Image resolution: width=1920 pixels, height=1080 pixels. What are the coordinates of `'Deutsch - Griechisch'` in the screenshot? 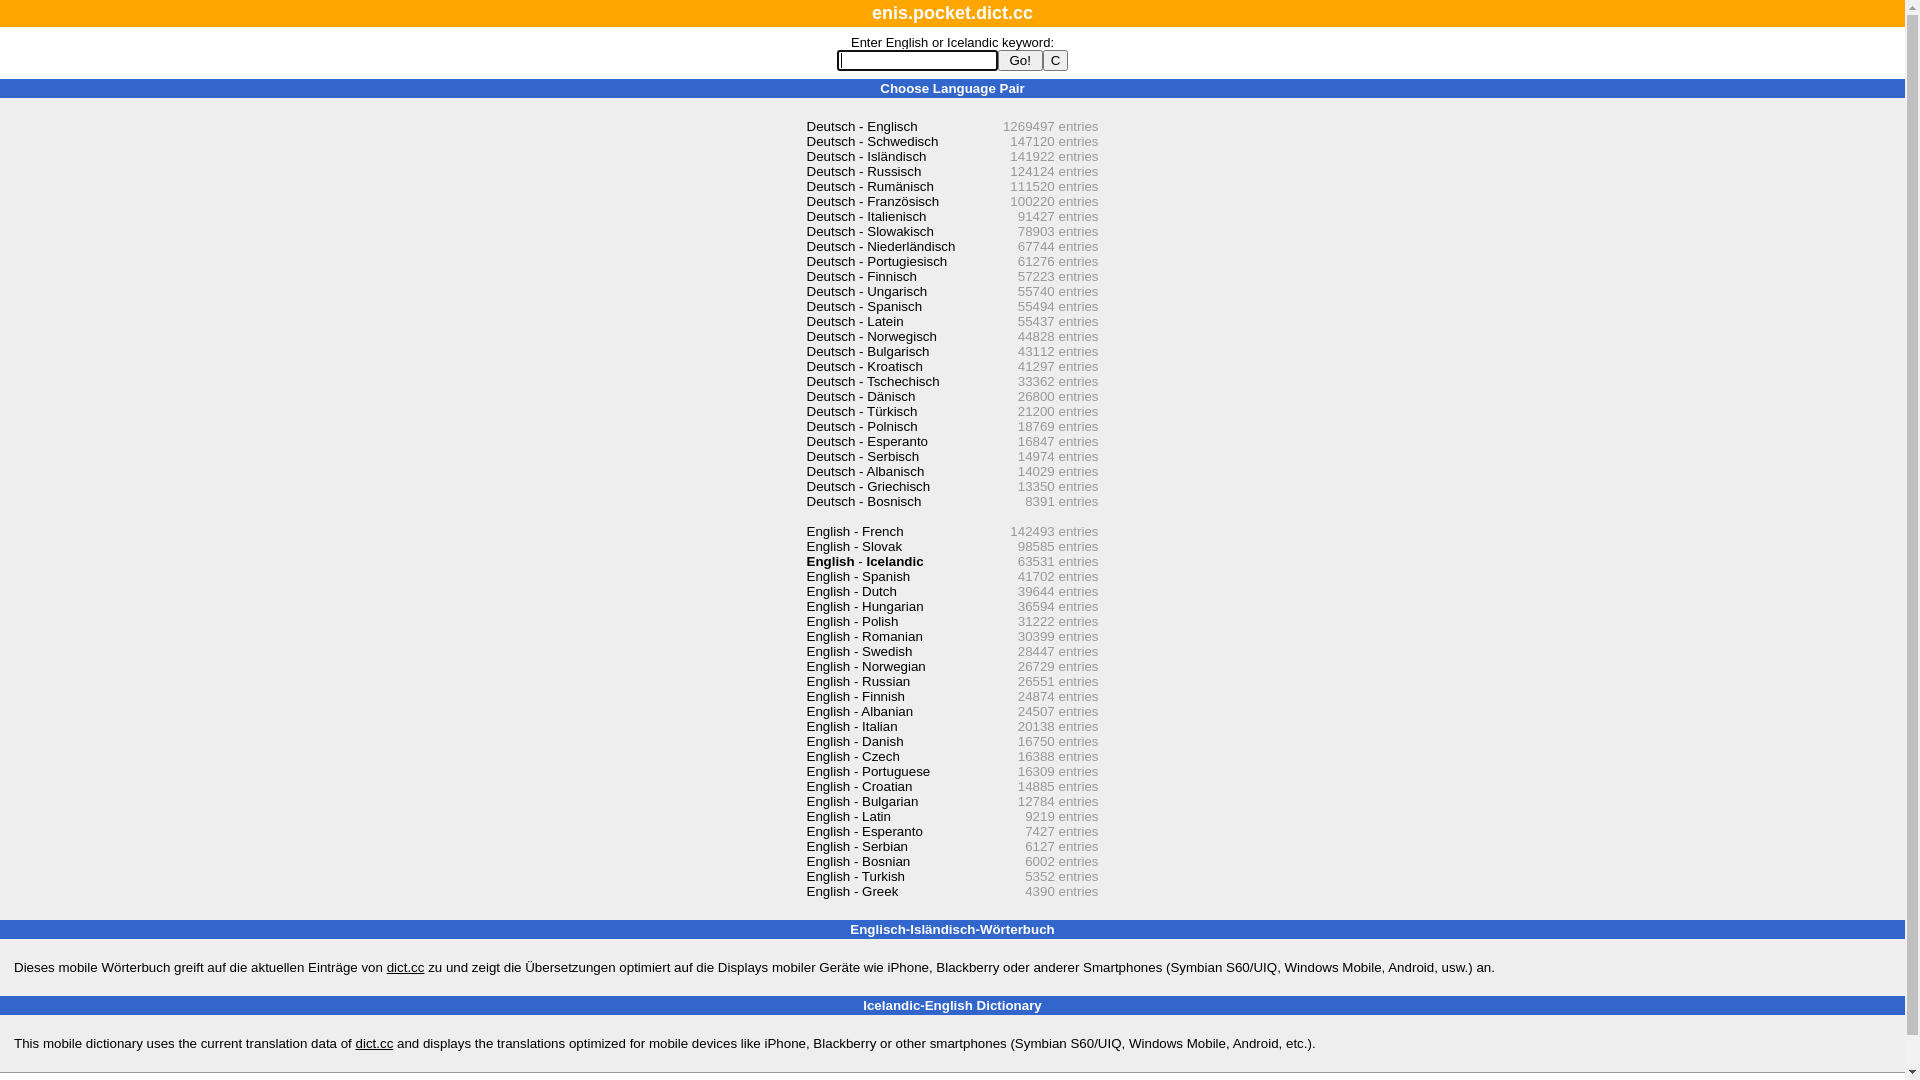 It's located at (806, 486).